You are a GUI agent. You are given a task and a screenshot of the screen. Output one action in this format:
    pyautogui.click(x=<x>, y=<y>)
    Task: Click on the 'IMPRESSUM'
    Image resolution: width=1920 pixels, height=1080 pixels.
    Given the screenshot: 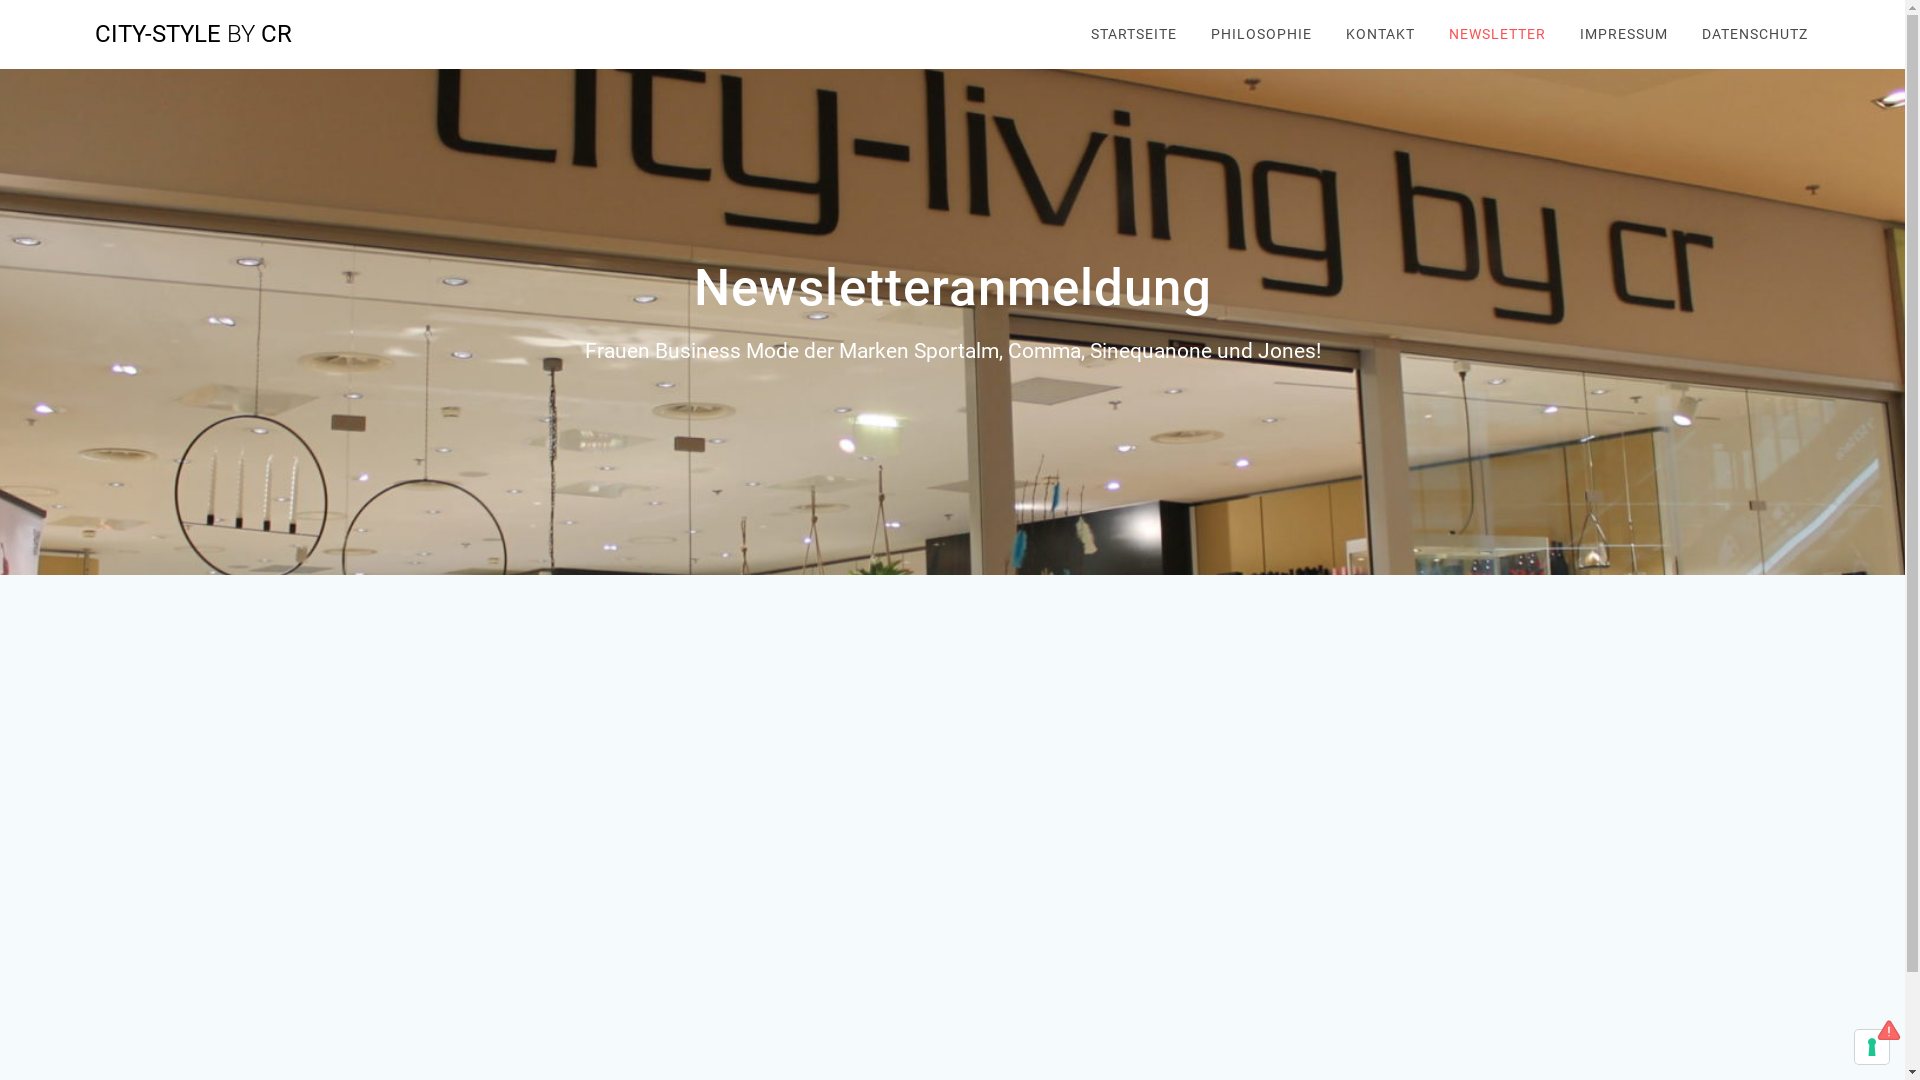 What is the action you would take?
    pyautogui.click(x=1623, y=34)
    